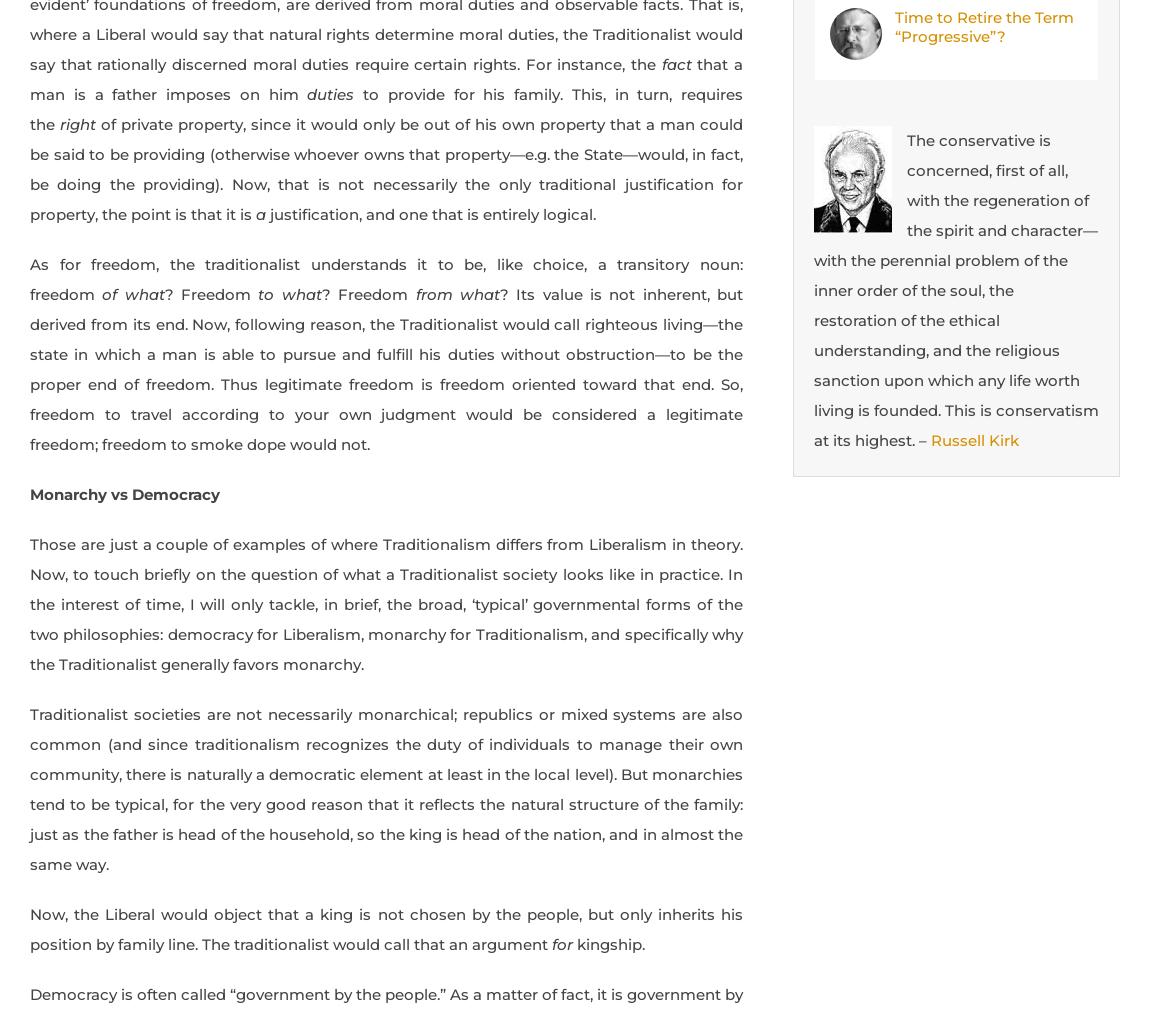 This screenshot has width=1150, height=1014. I want to click on 'kingship.', so click(608, 943).